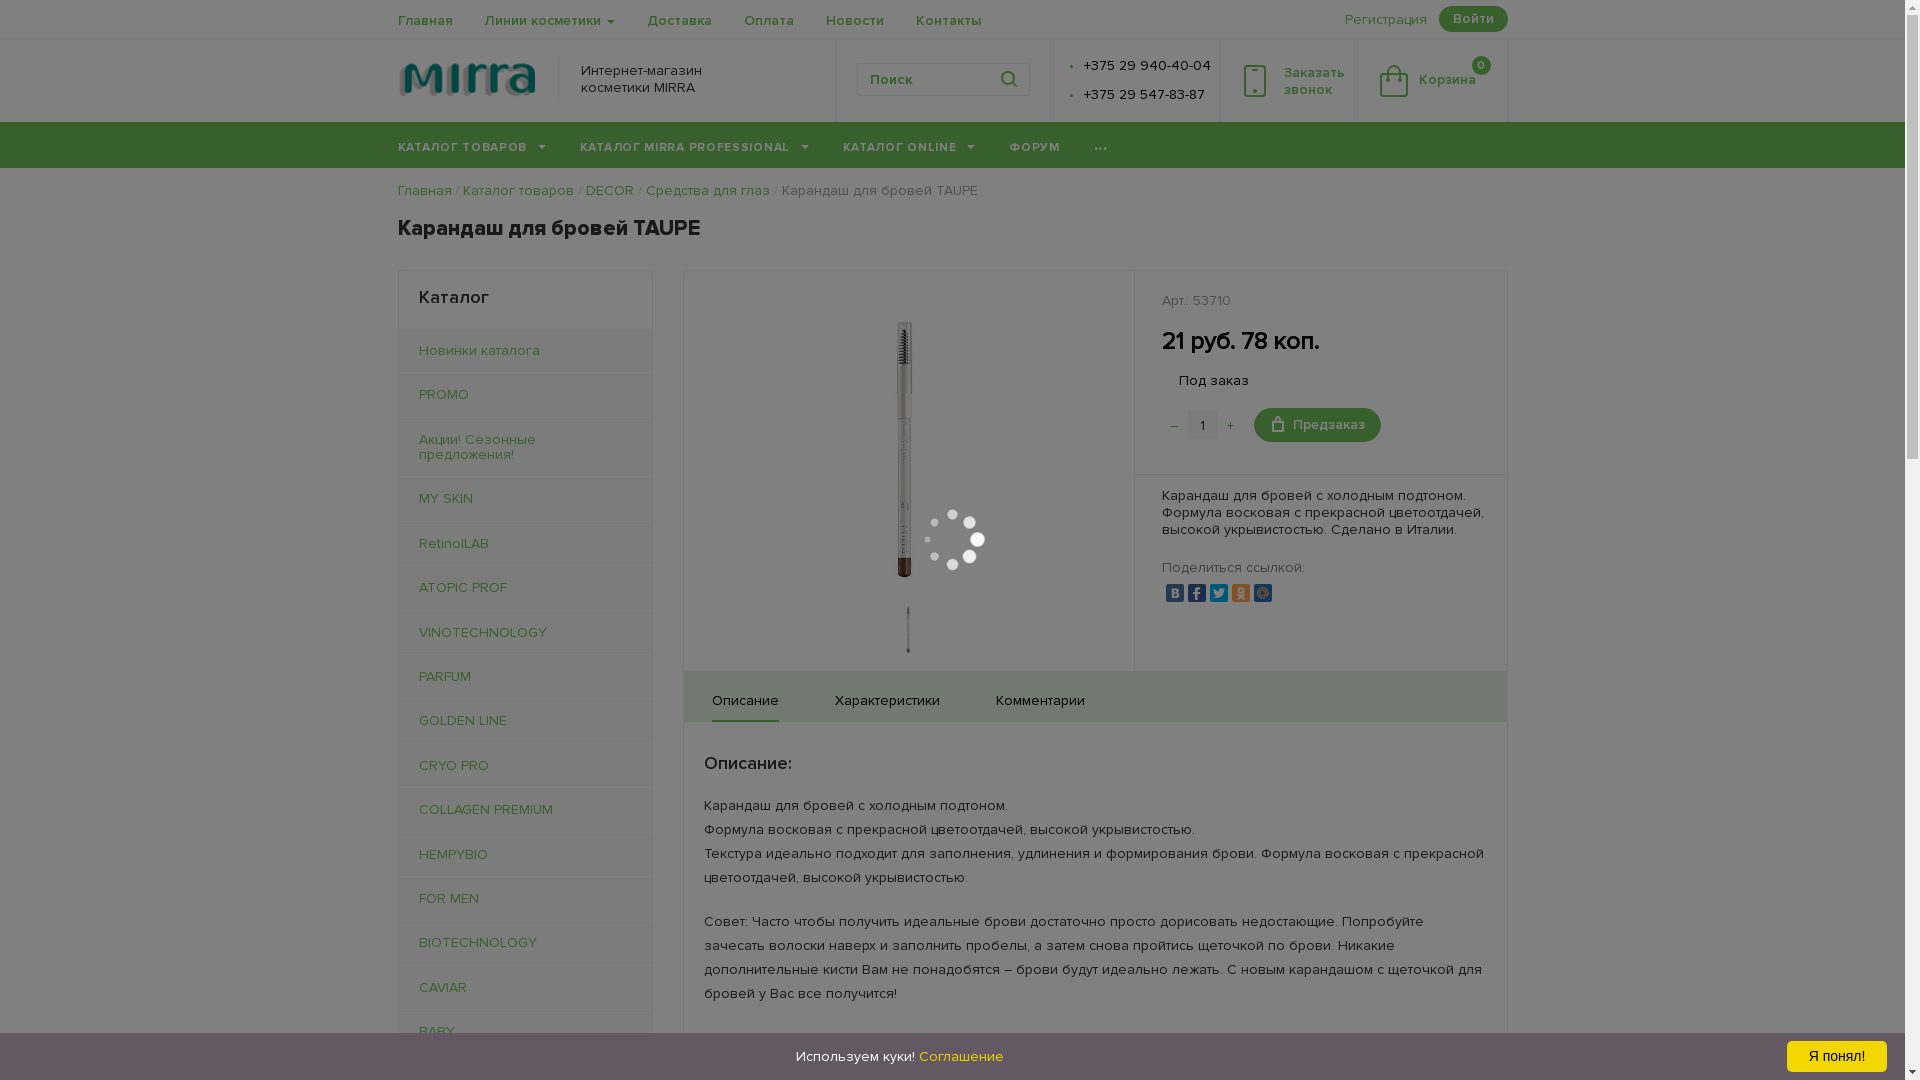 The width and height of the screenshot is (1920, 1080). What do you see at coordinates (524, 675) in the screenshot?
I see `'PARFUM'` at bounding box center [524, 675].